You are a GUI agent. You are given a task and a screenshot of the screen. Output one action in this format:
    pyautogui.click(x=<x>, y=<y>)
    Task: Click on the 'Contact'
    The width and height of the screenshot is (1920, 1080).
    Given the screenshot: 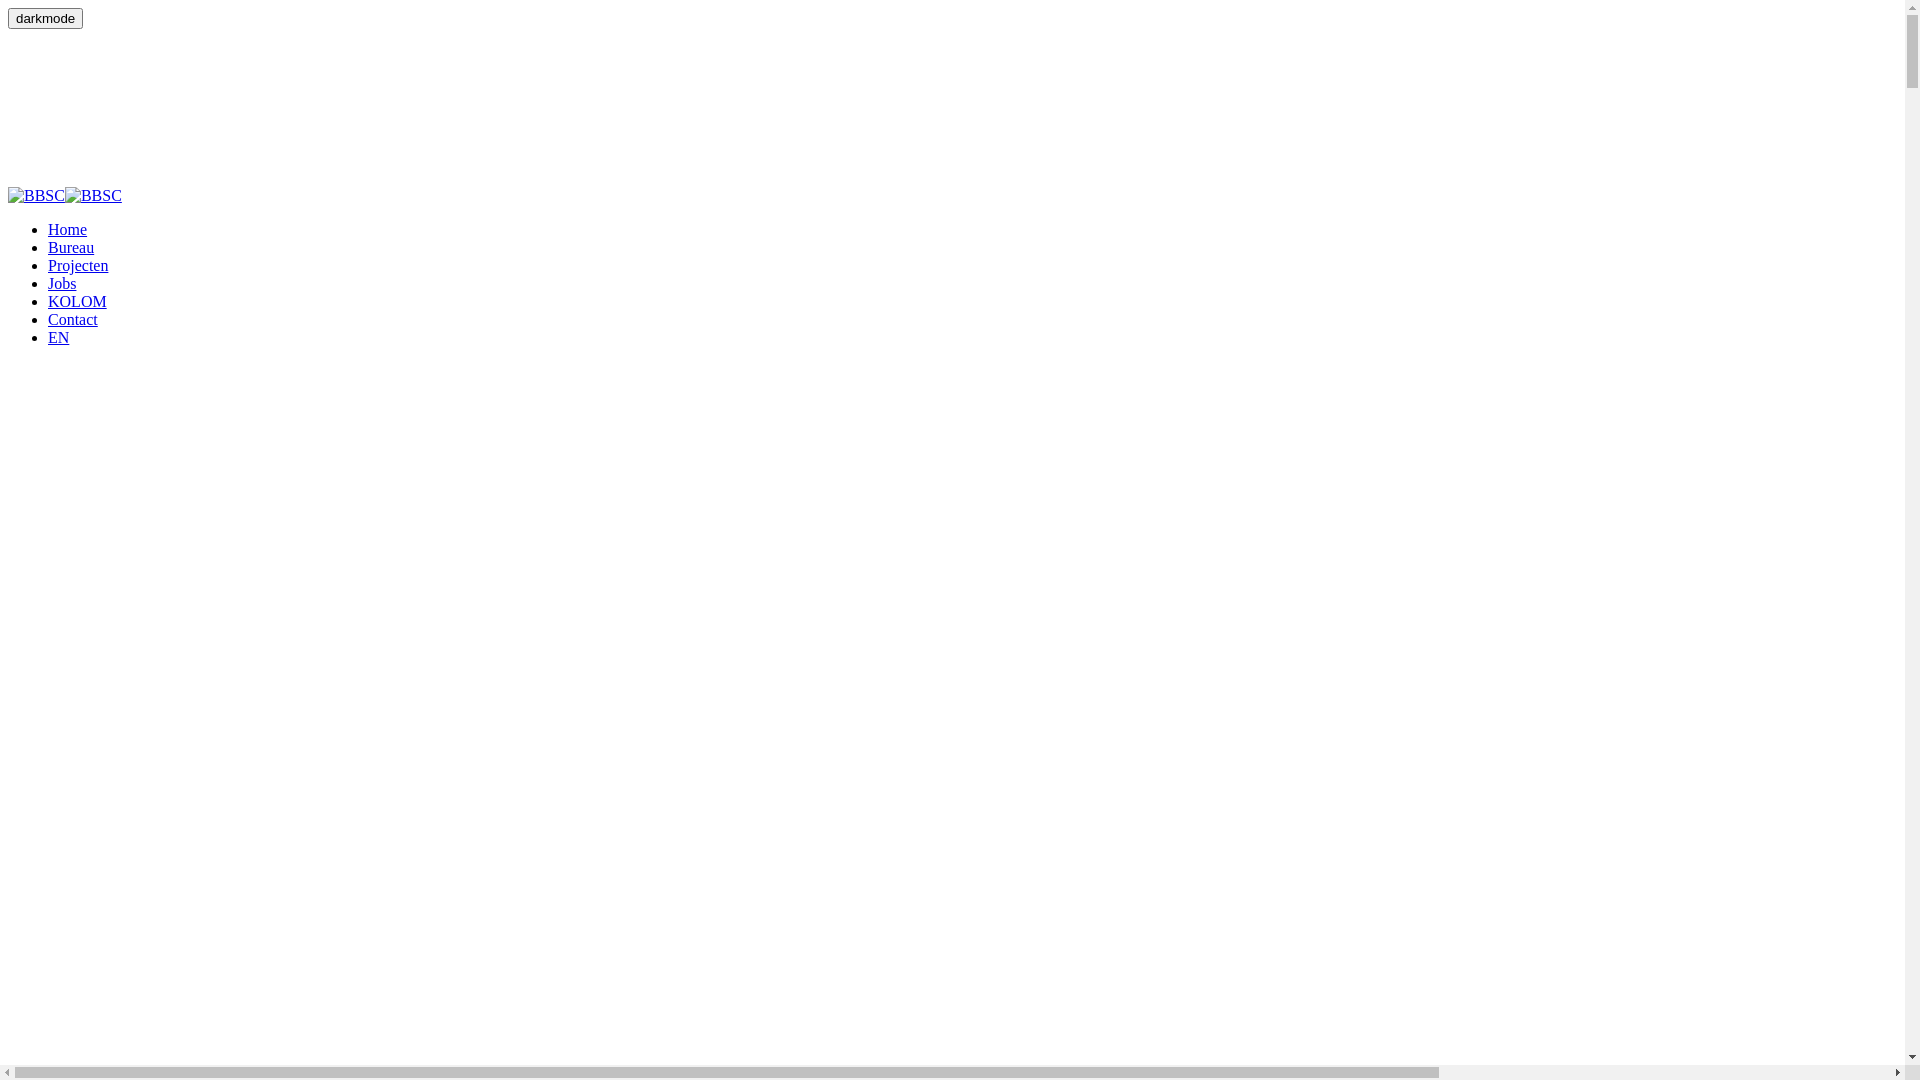 What is the action you would take?
    pyautogui.click(x=72, y=318)
    